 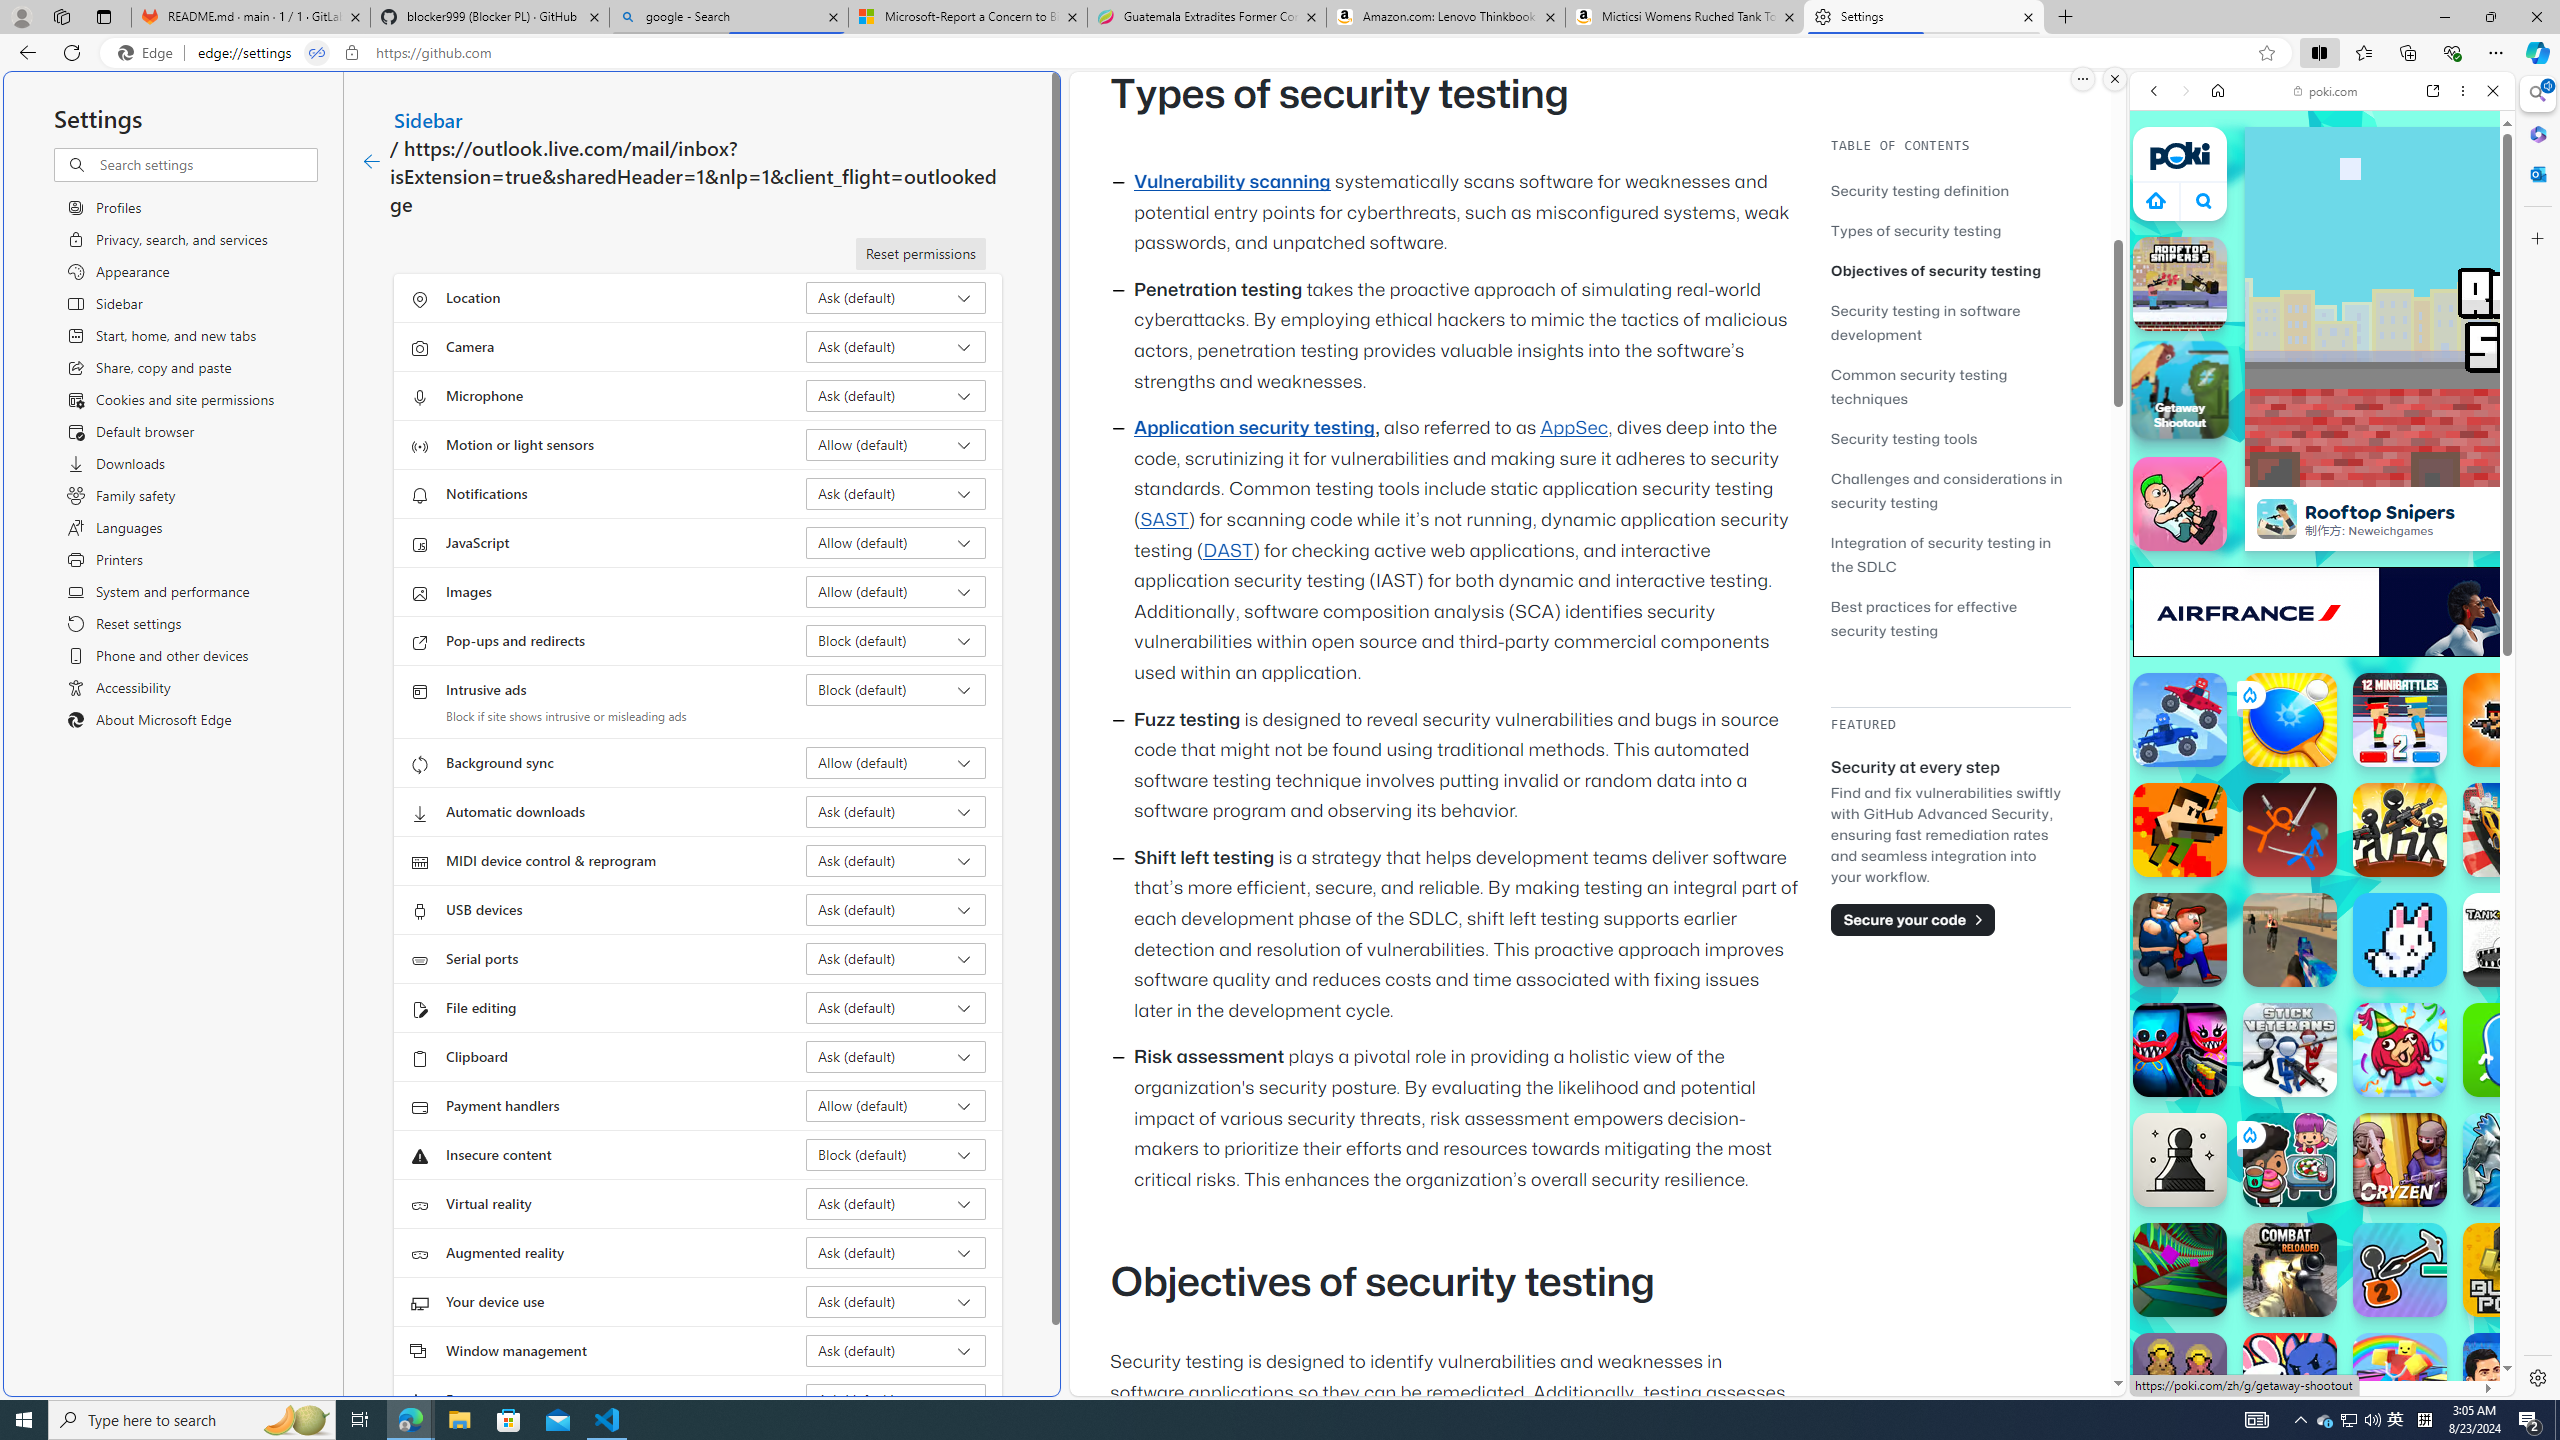 I want to click on 'Sports Games', so click(x=2320, y=666).